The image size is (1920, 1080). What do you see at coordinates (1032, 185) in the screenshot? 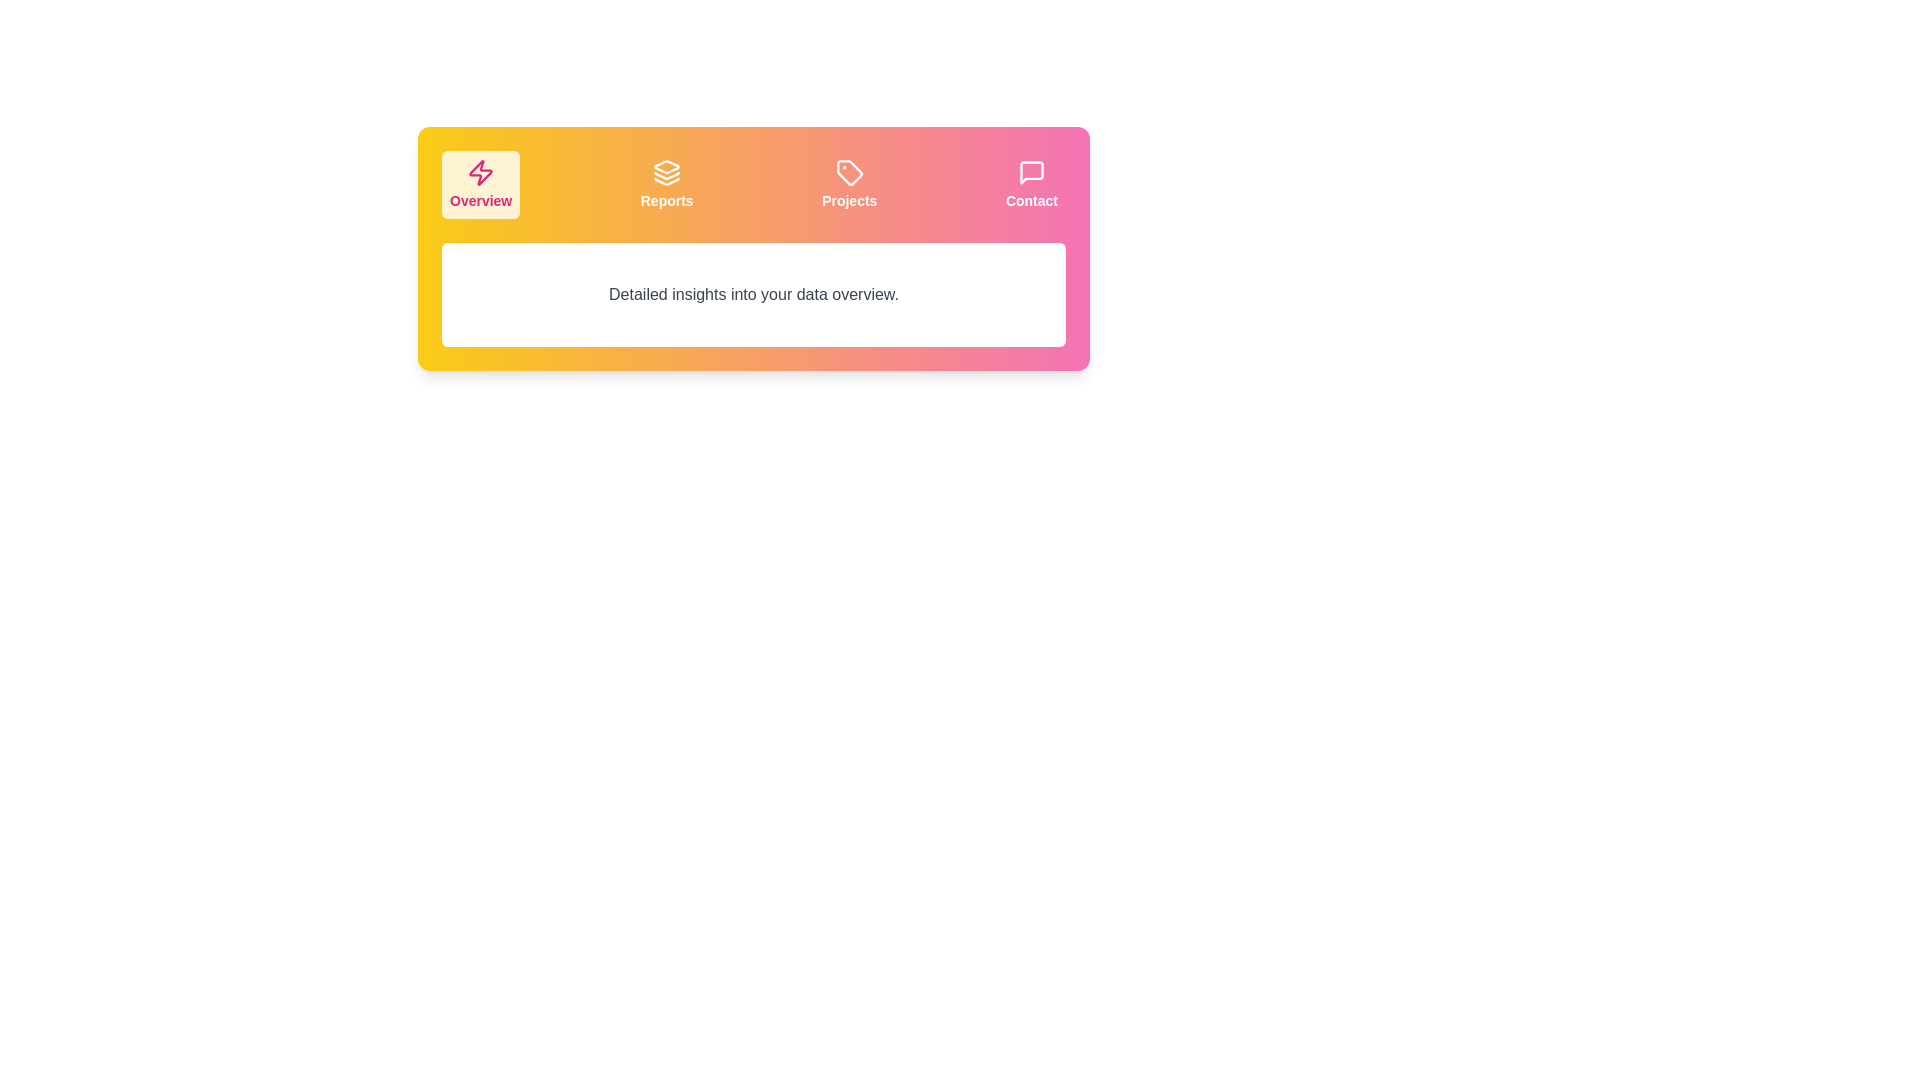
I see `the 'Contact' button, which is the last button in a horizontal row, featuring a white message bubble icon and bold white text on a pink gradient background` at bounding box center [1032, 185].